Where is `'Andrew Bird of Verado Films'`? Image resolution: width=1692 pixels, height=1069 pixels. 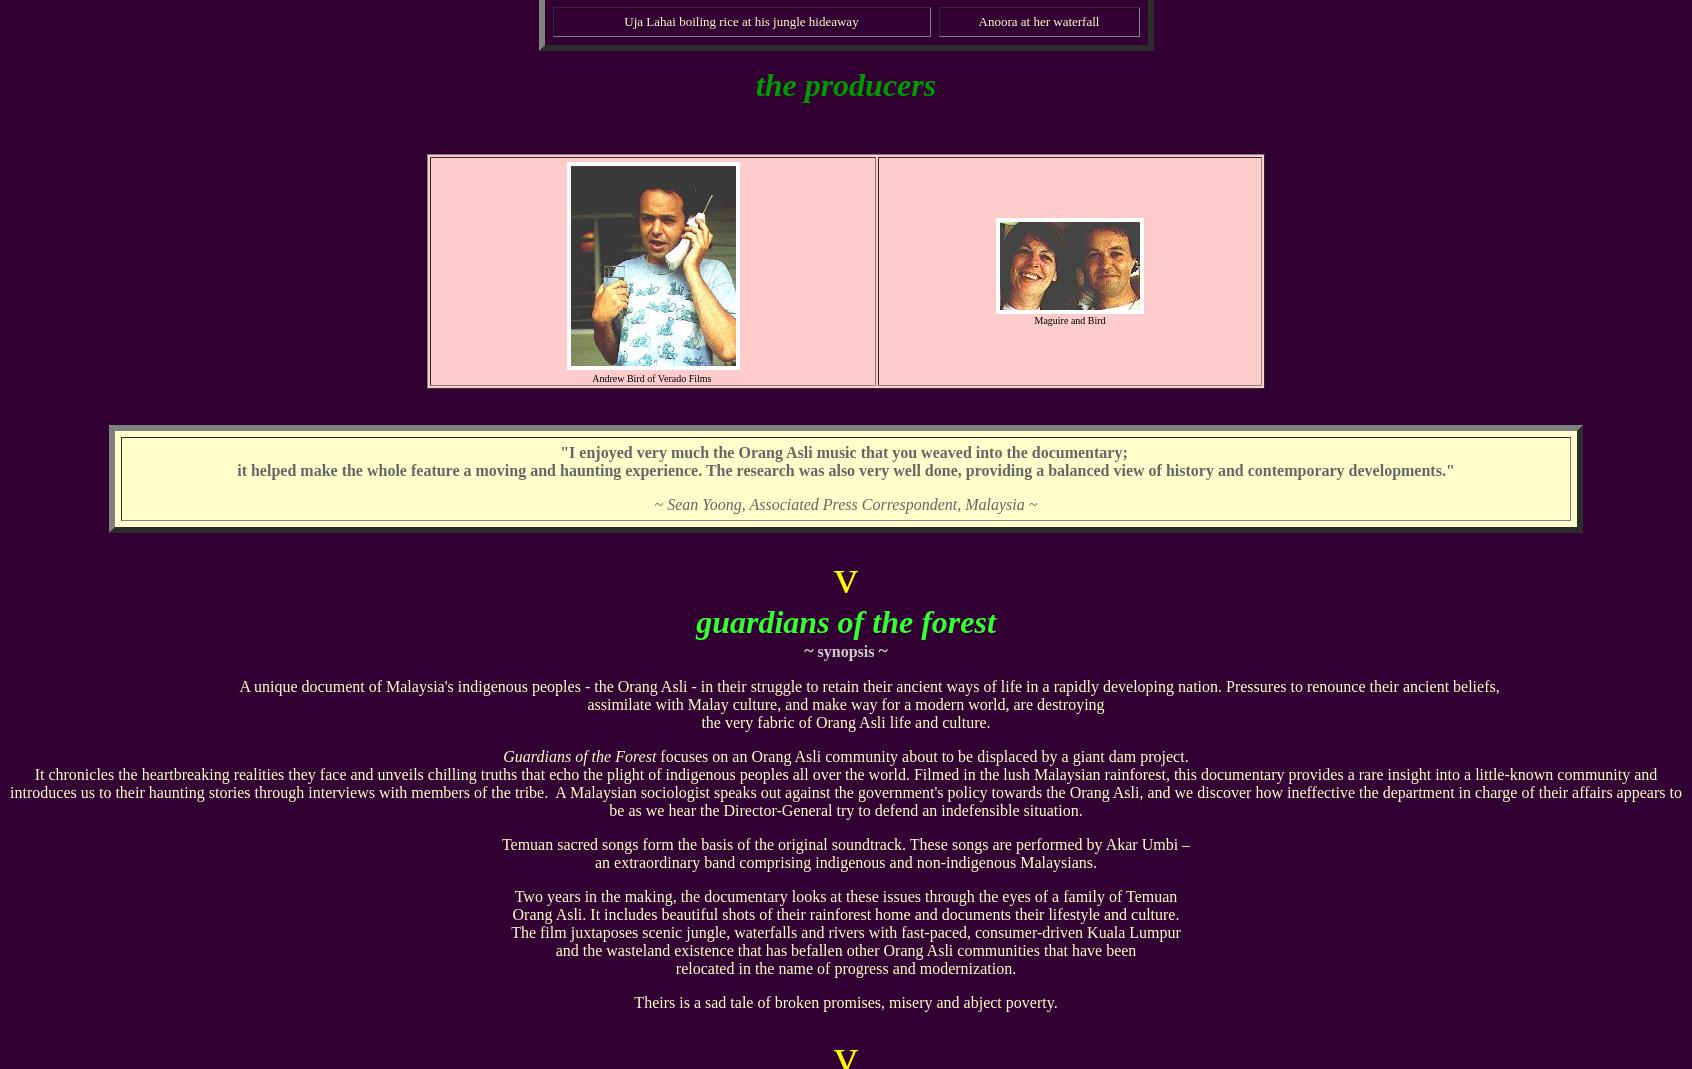
'Andrew Bird of Verado Films' is located at coordinates (652, 378).